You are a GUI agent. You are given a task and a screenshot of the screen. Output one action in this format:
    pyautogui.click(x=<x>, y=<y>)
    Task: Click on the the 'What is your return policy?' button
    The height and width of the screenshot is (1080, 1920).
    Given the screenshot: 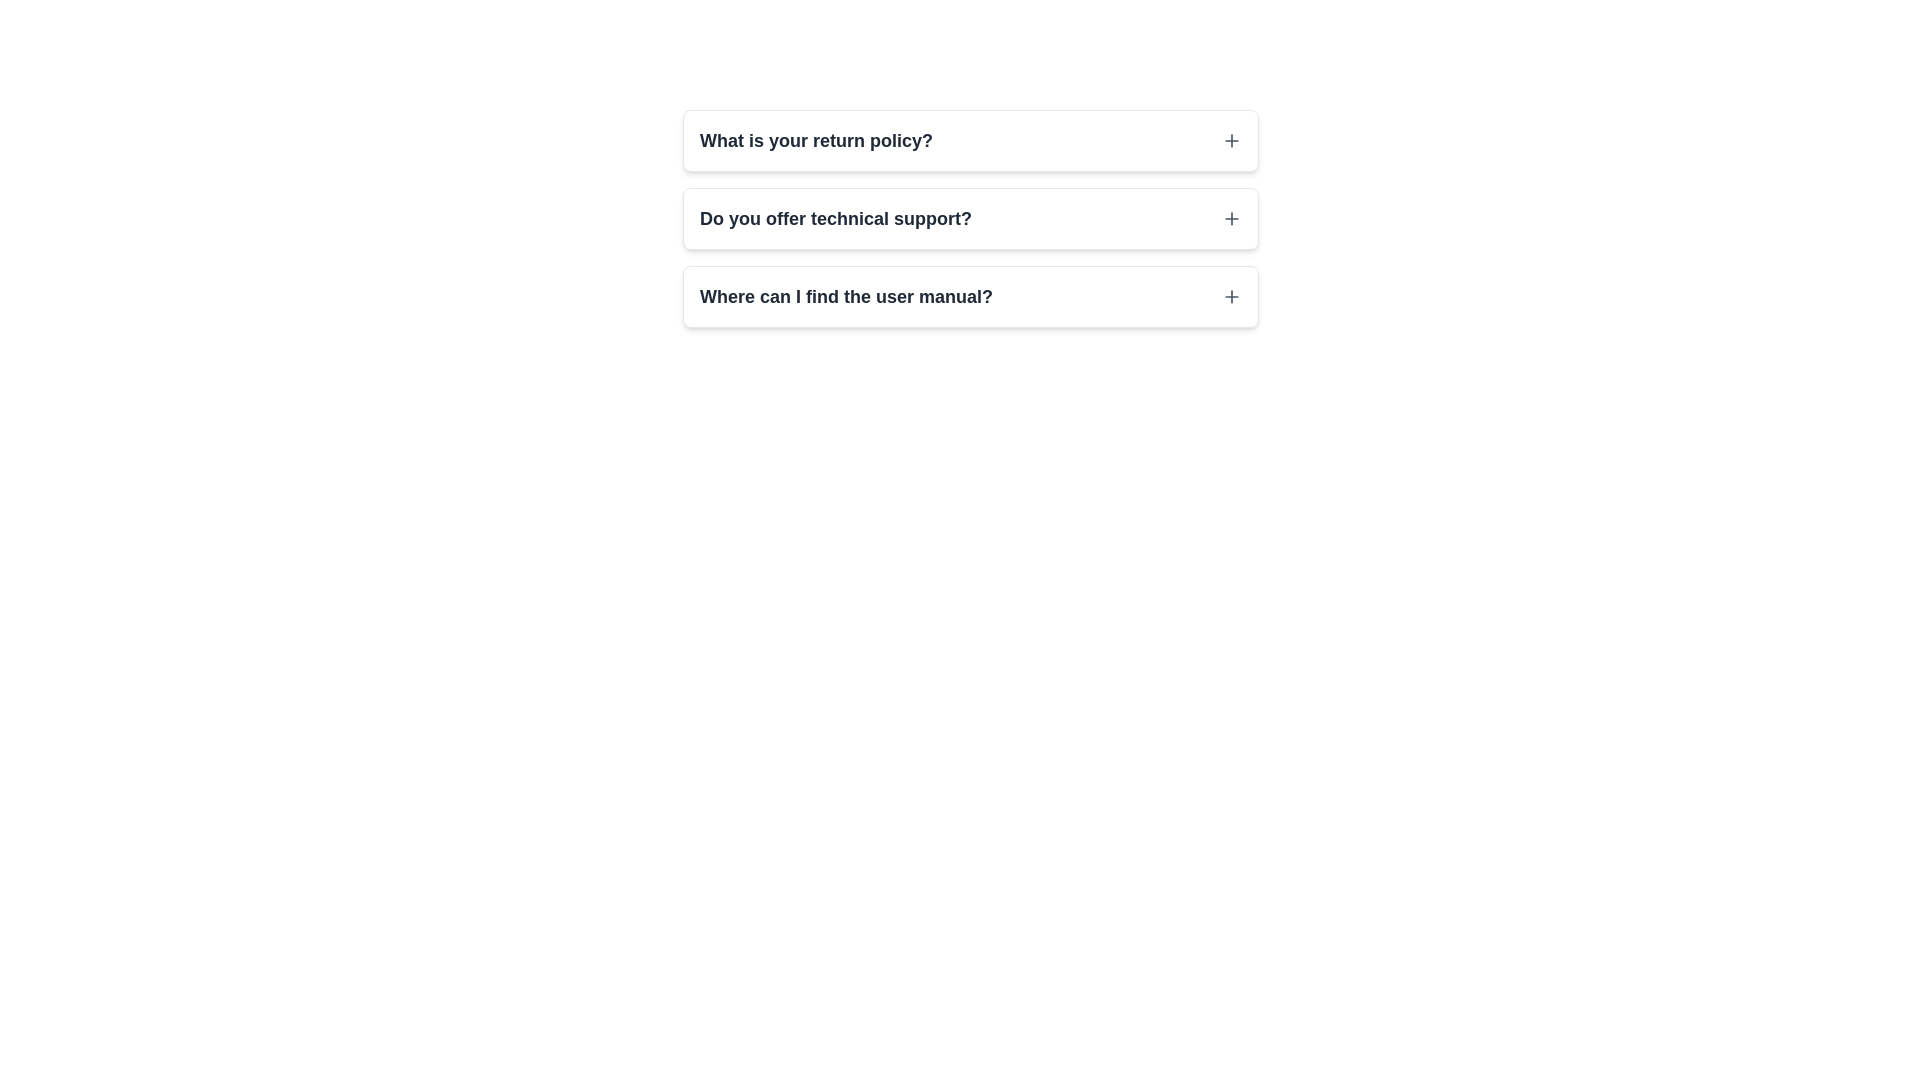 What is the action you would take?
    pyautogui.click(x=970, y=140)
    